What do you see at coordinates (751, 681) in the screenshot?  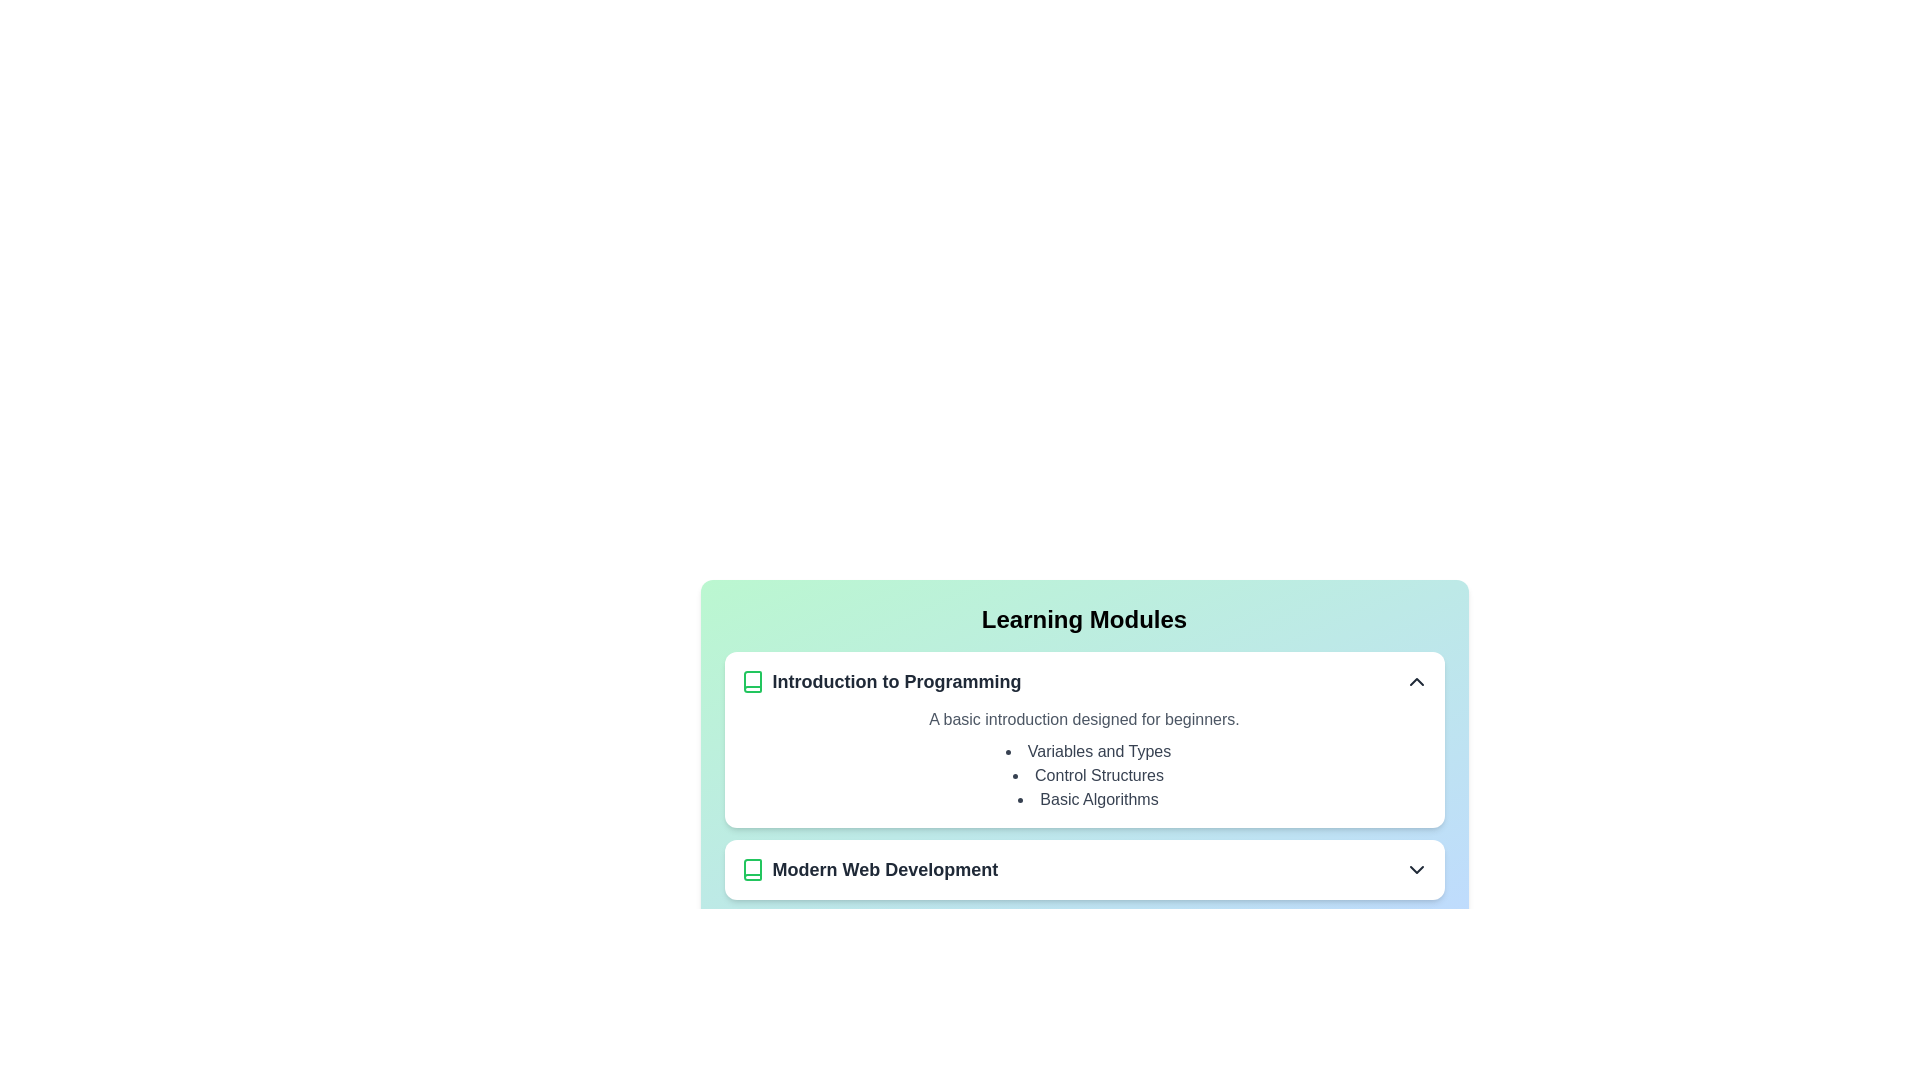 I see `the green book icon located to the left of the 'Introduction to Programming' section header for contextual information` at bounding box center [751, 681].